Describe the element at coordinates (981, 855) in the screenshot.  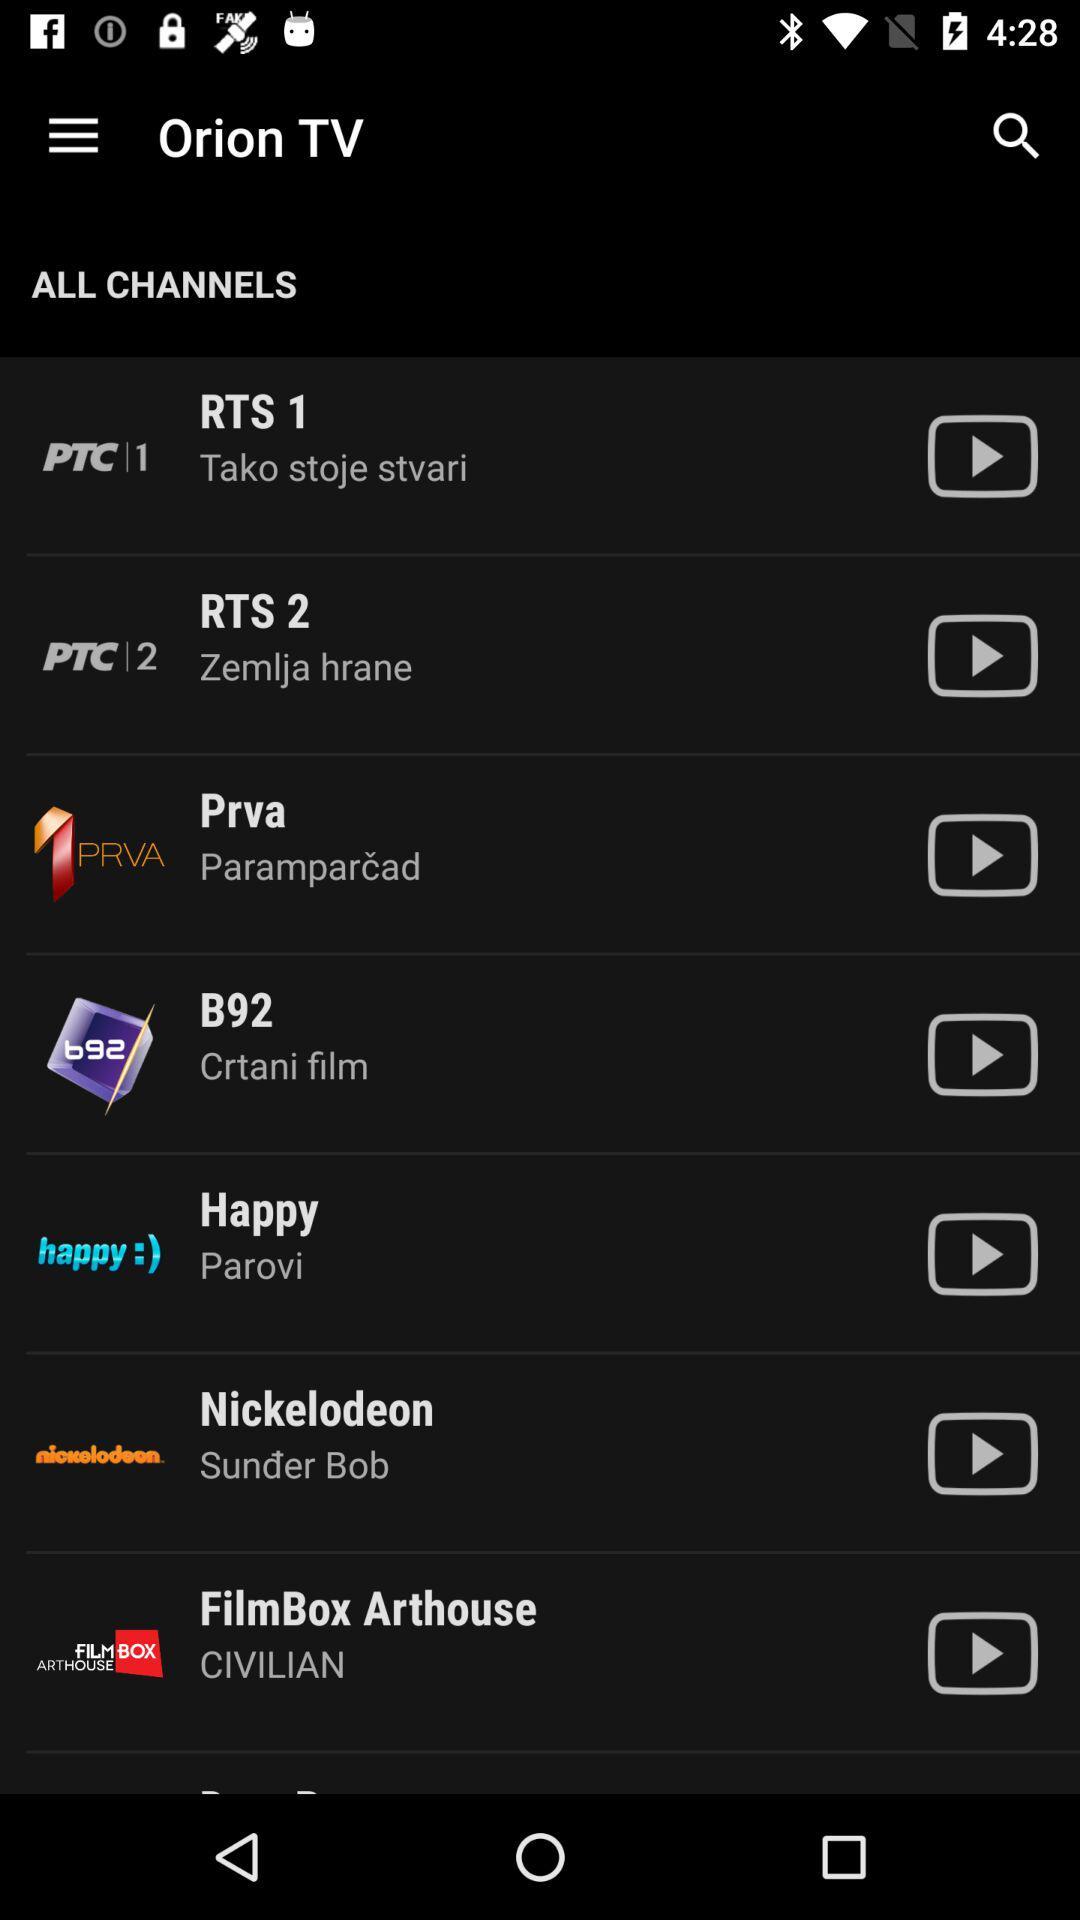
I see `the song` at that location.